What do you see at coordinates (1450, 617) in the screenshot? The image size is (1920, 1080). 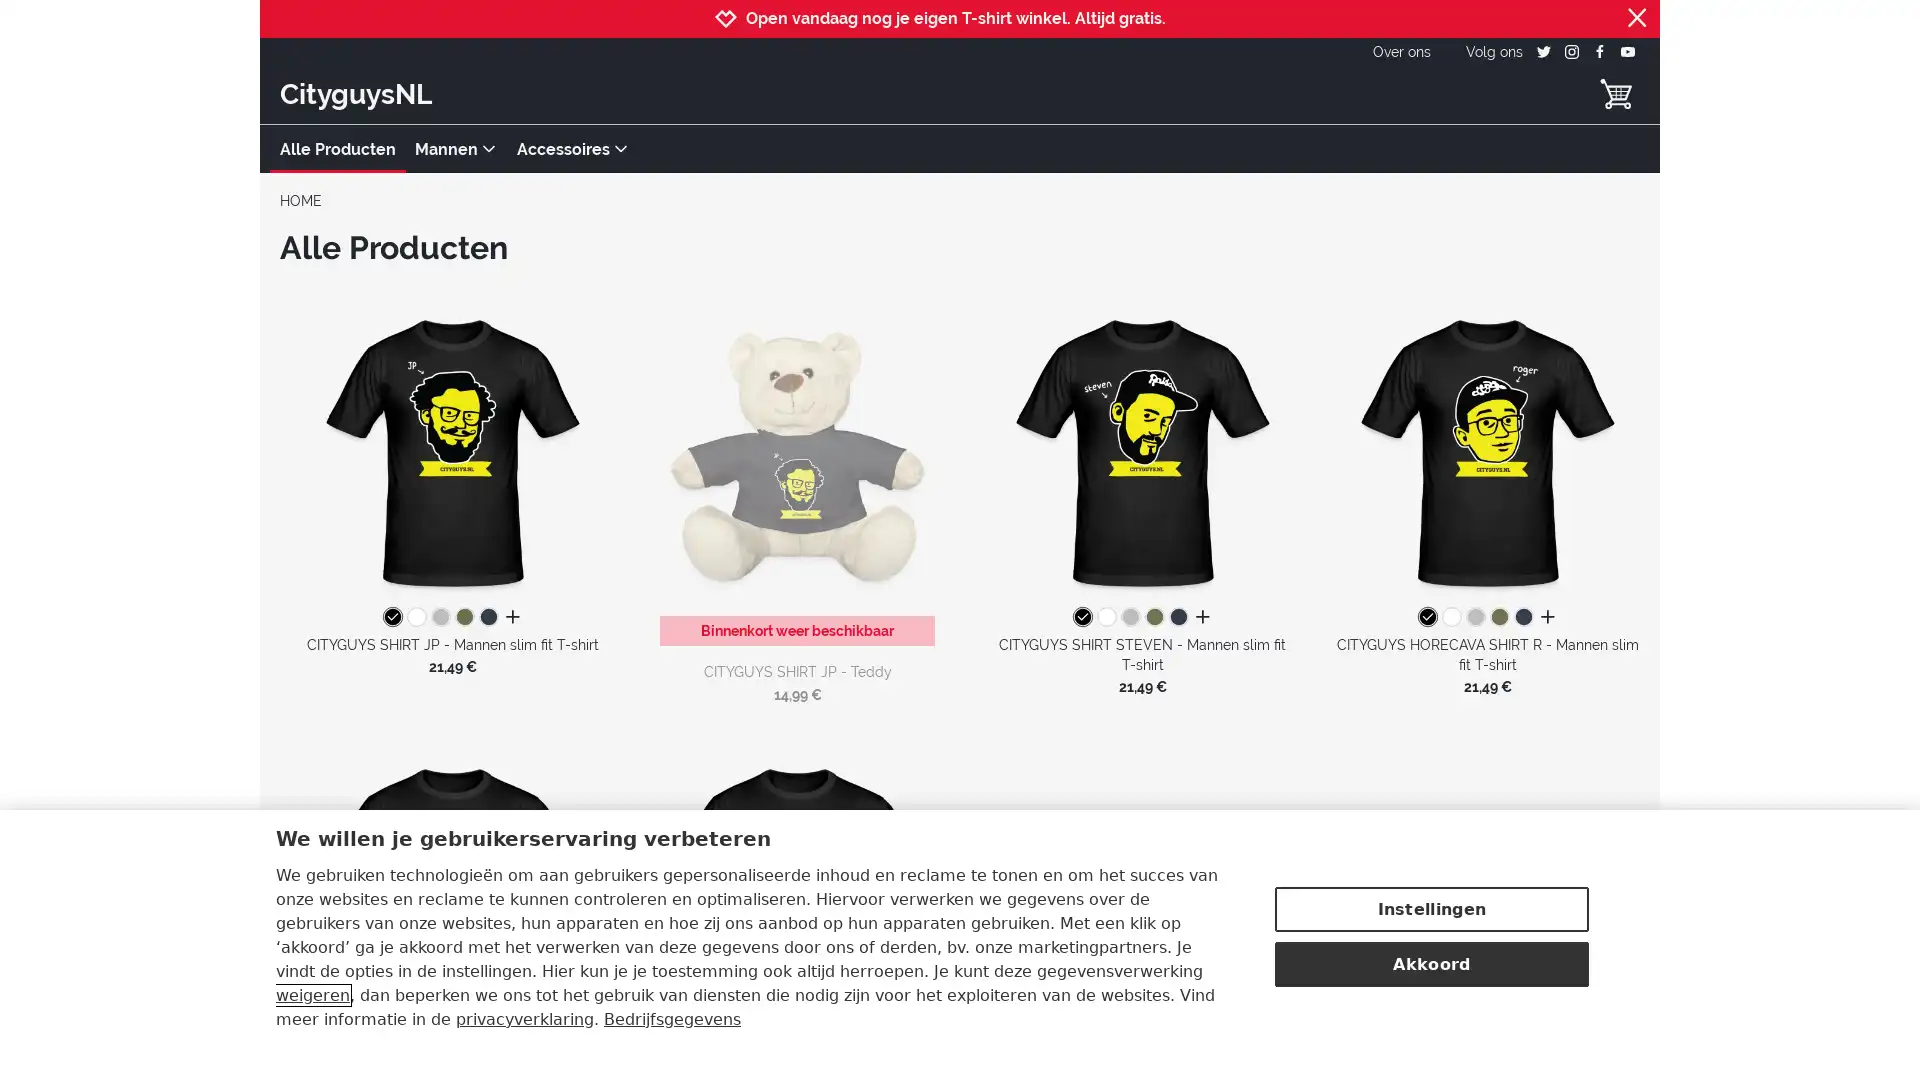 I see `white` at bounding box center [1450, 617].